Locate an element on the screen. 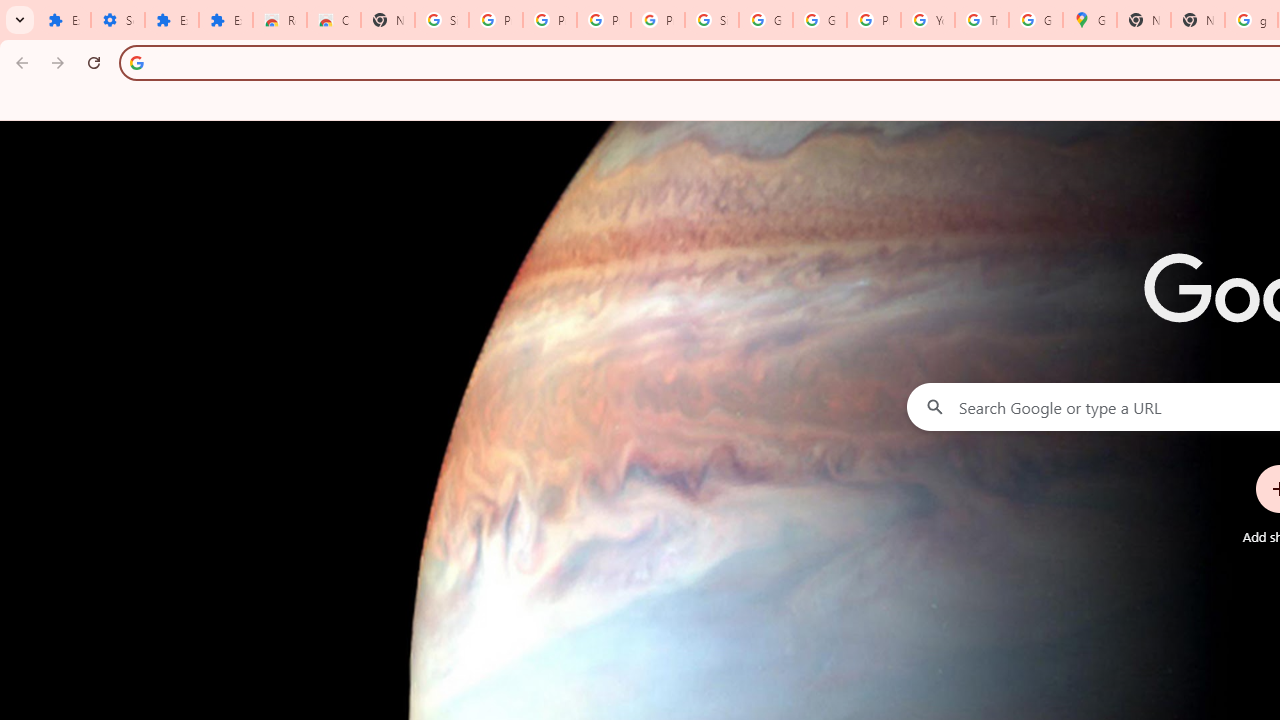 The width and height of the screenshot is (1280, 720). 'Settings' is located at coordinates (116, 20).